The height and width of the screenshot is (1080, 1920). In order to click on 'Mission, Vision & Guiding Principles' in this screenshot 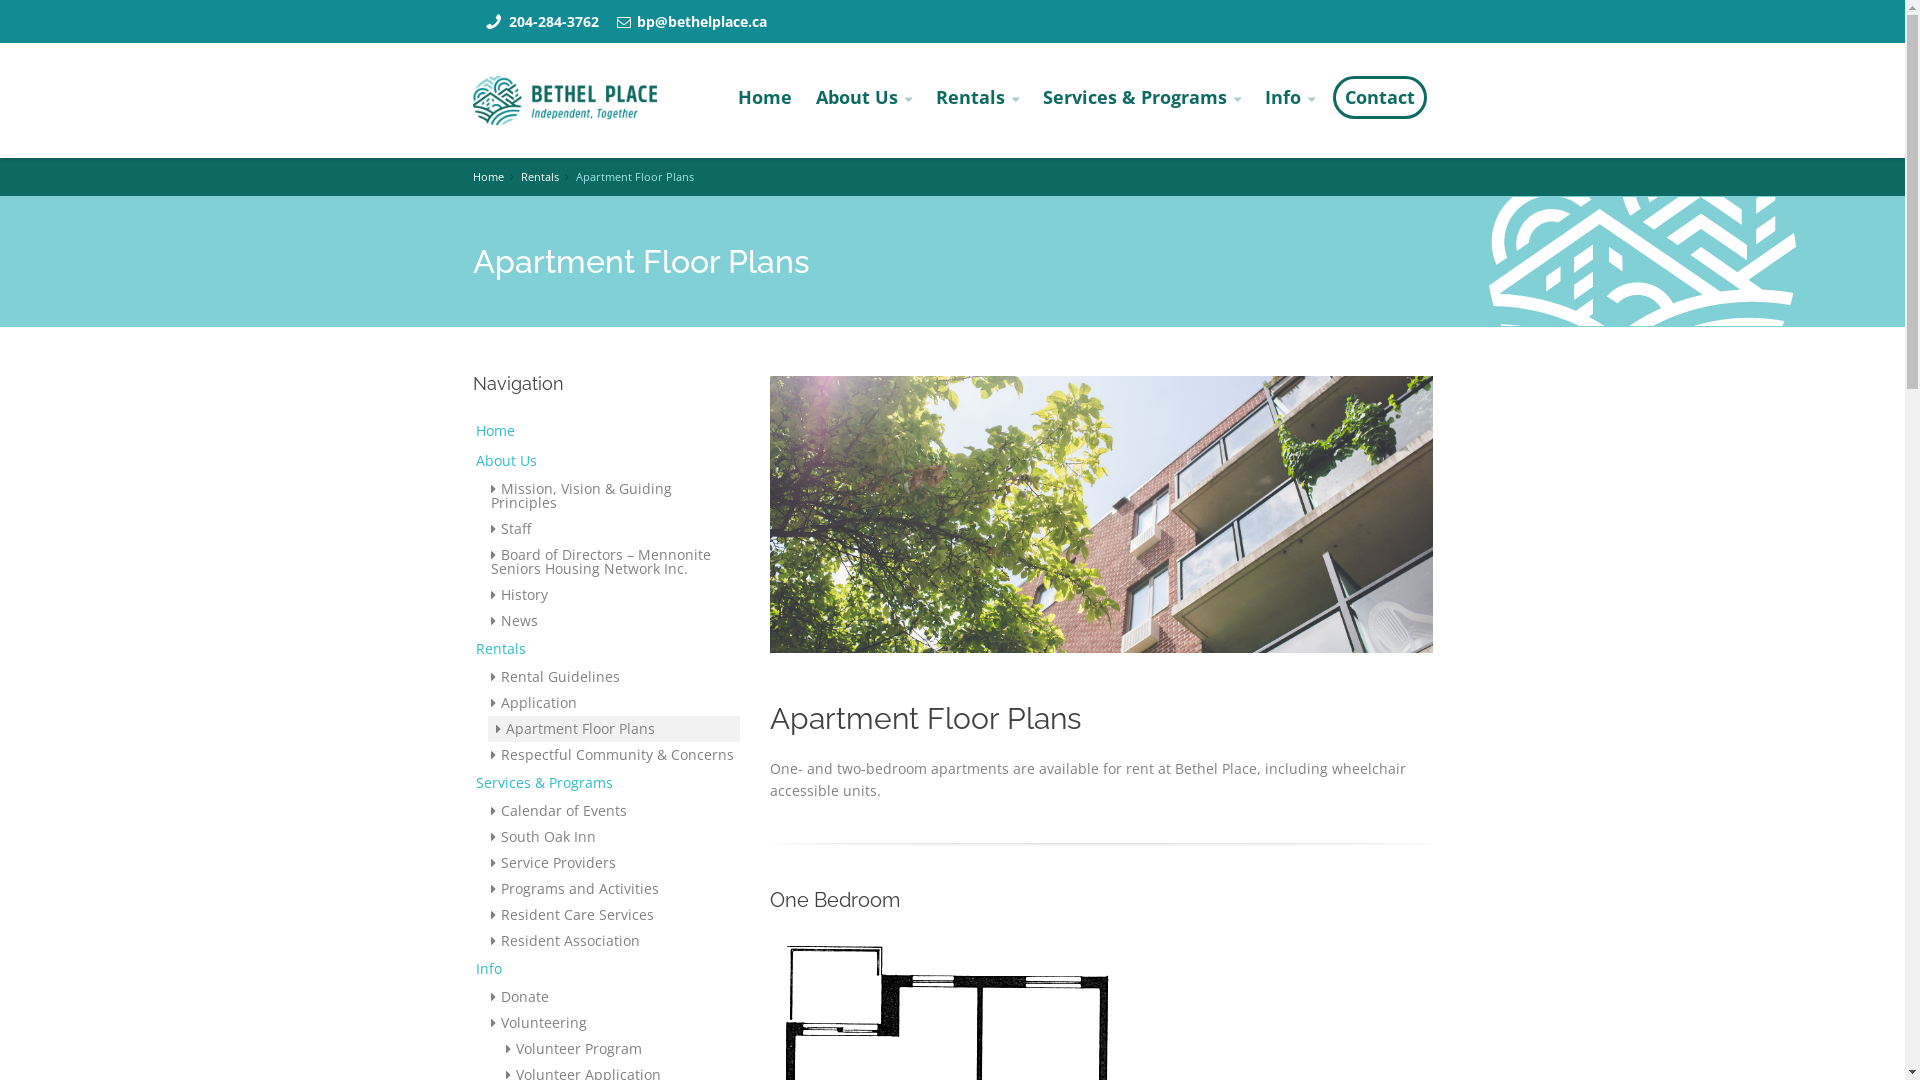, I will do `click(613, 495)`.